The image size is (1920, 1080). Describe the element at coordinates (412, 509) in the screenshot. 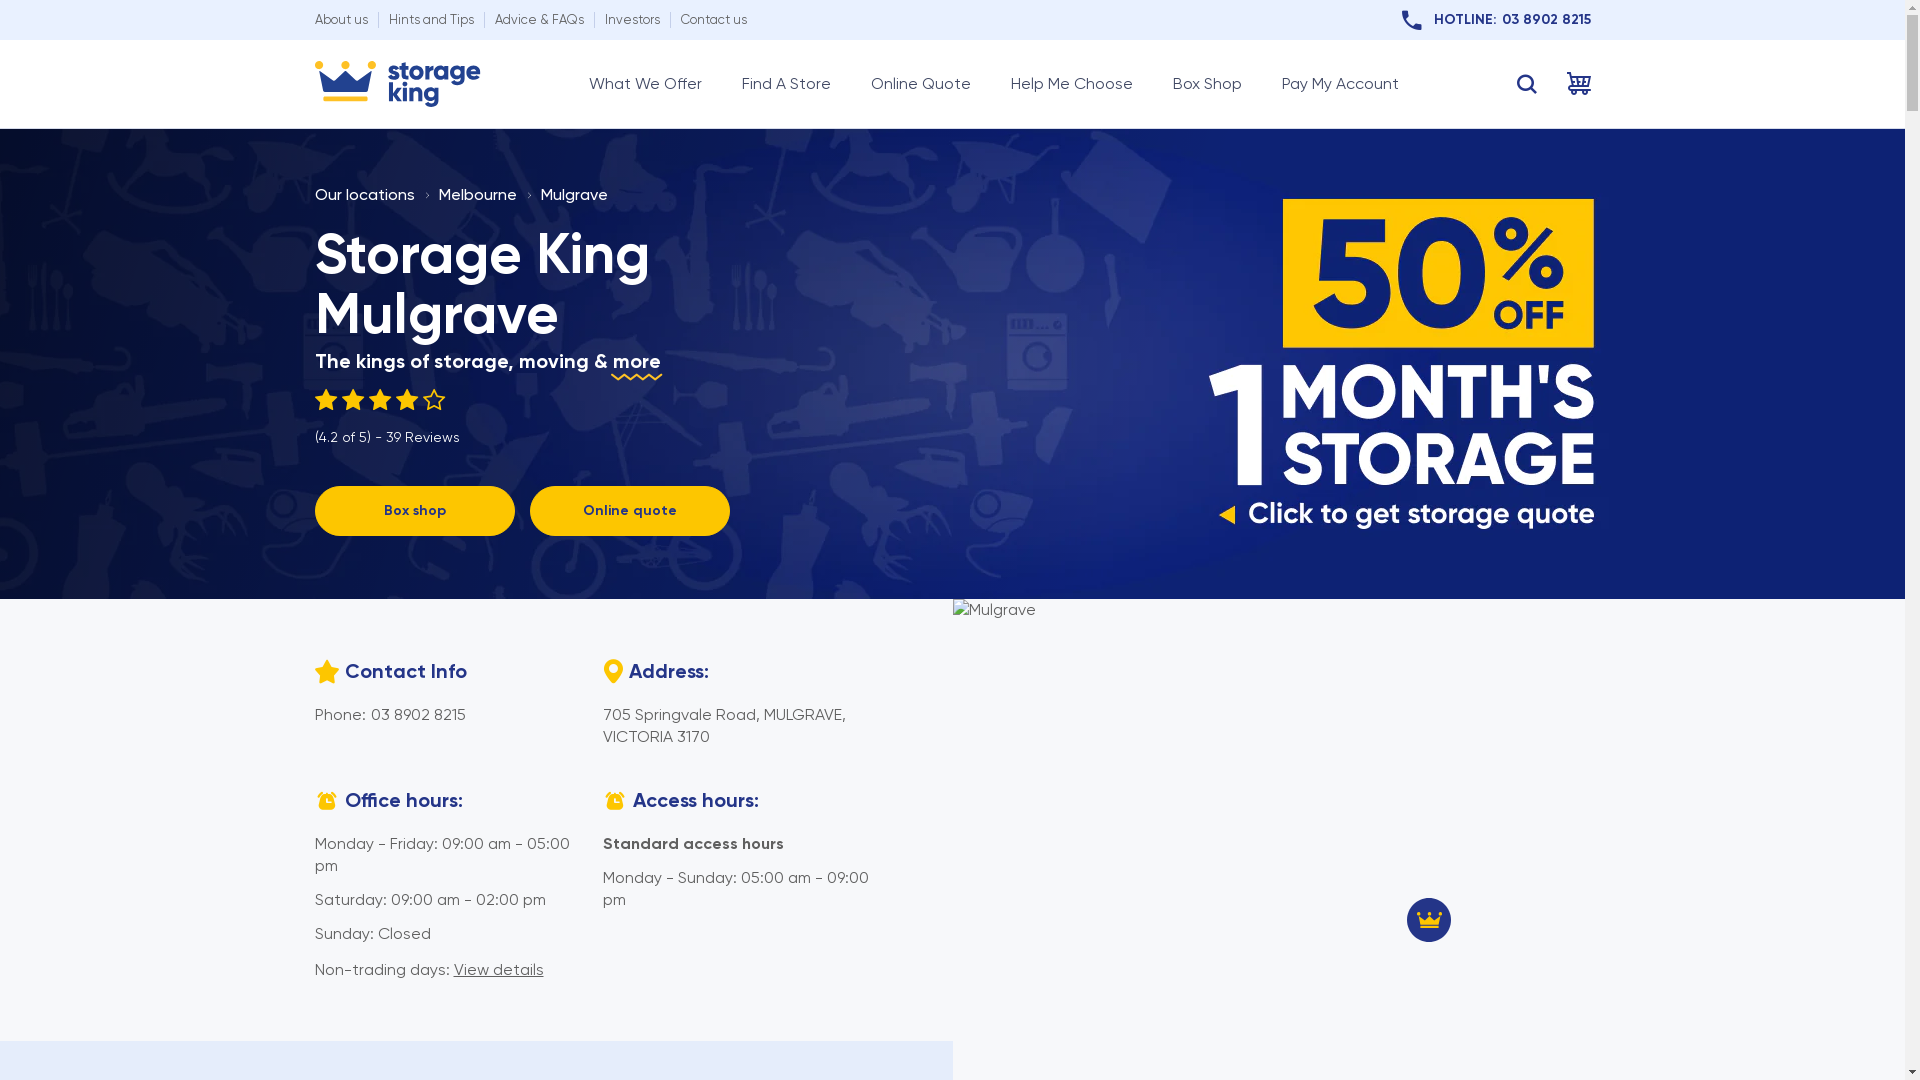

I see `'Box shop'` at that location.